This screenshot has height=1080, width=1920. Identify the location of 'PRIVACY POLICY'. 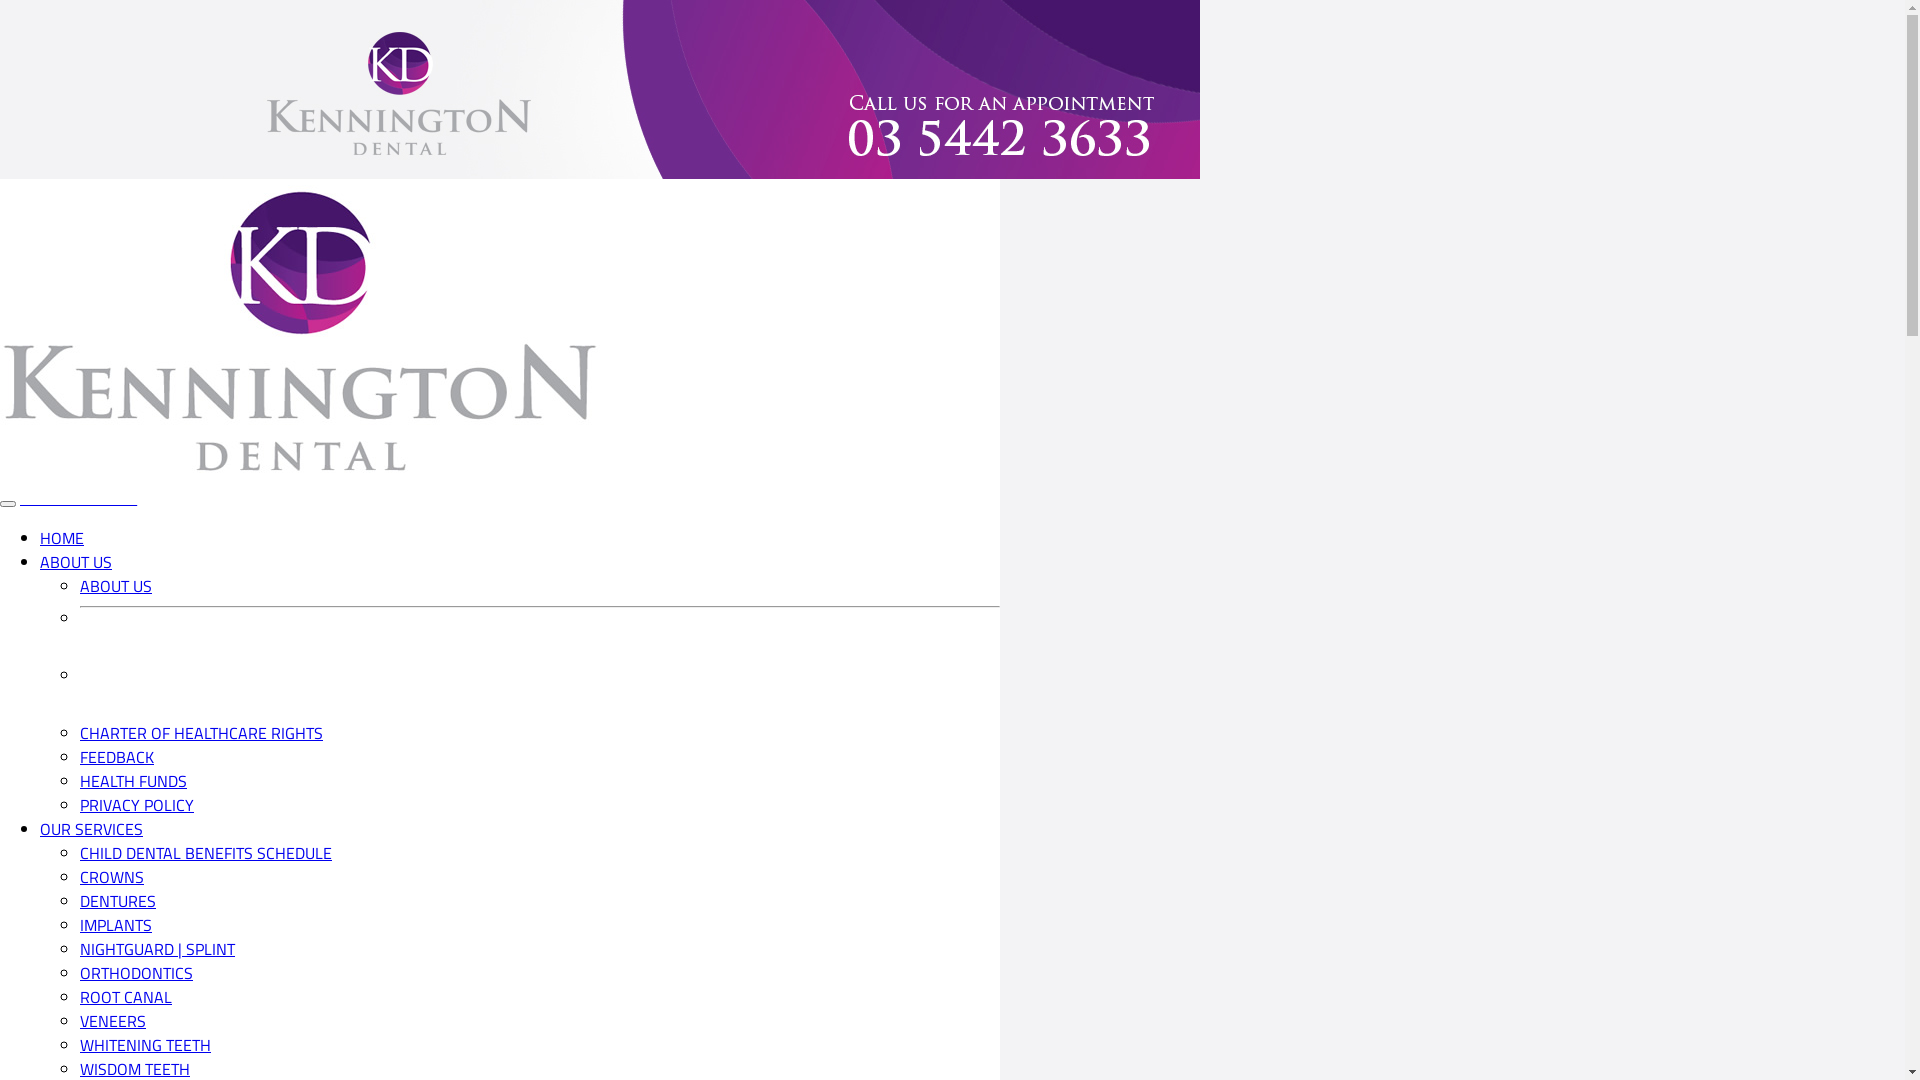
(136, 804).